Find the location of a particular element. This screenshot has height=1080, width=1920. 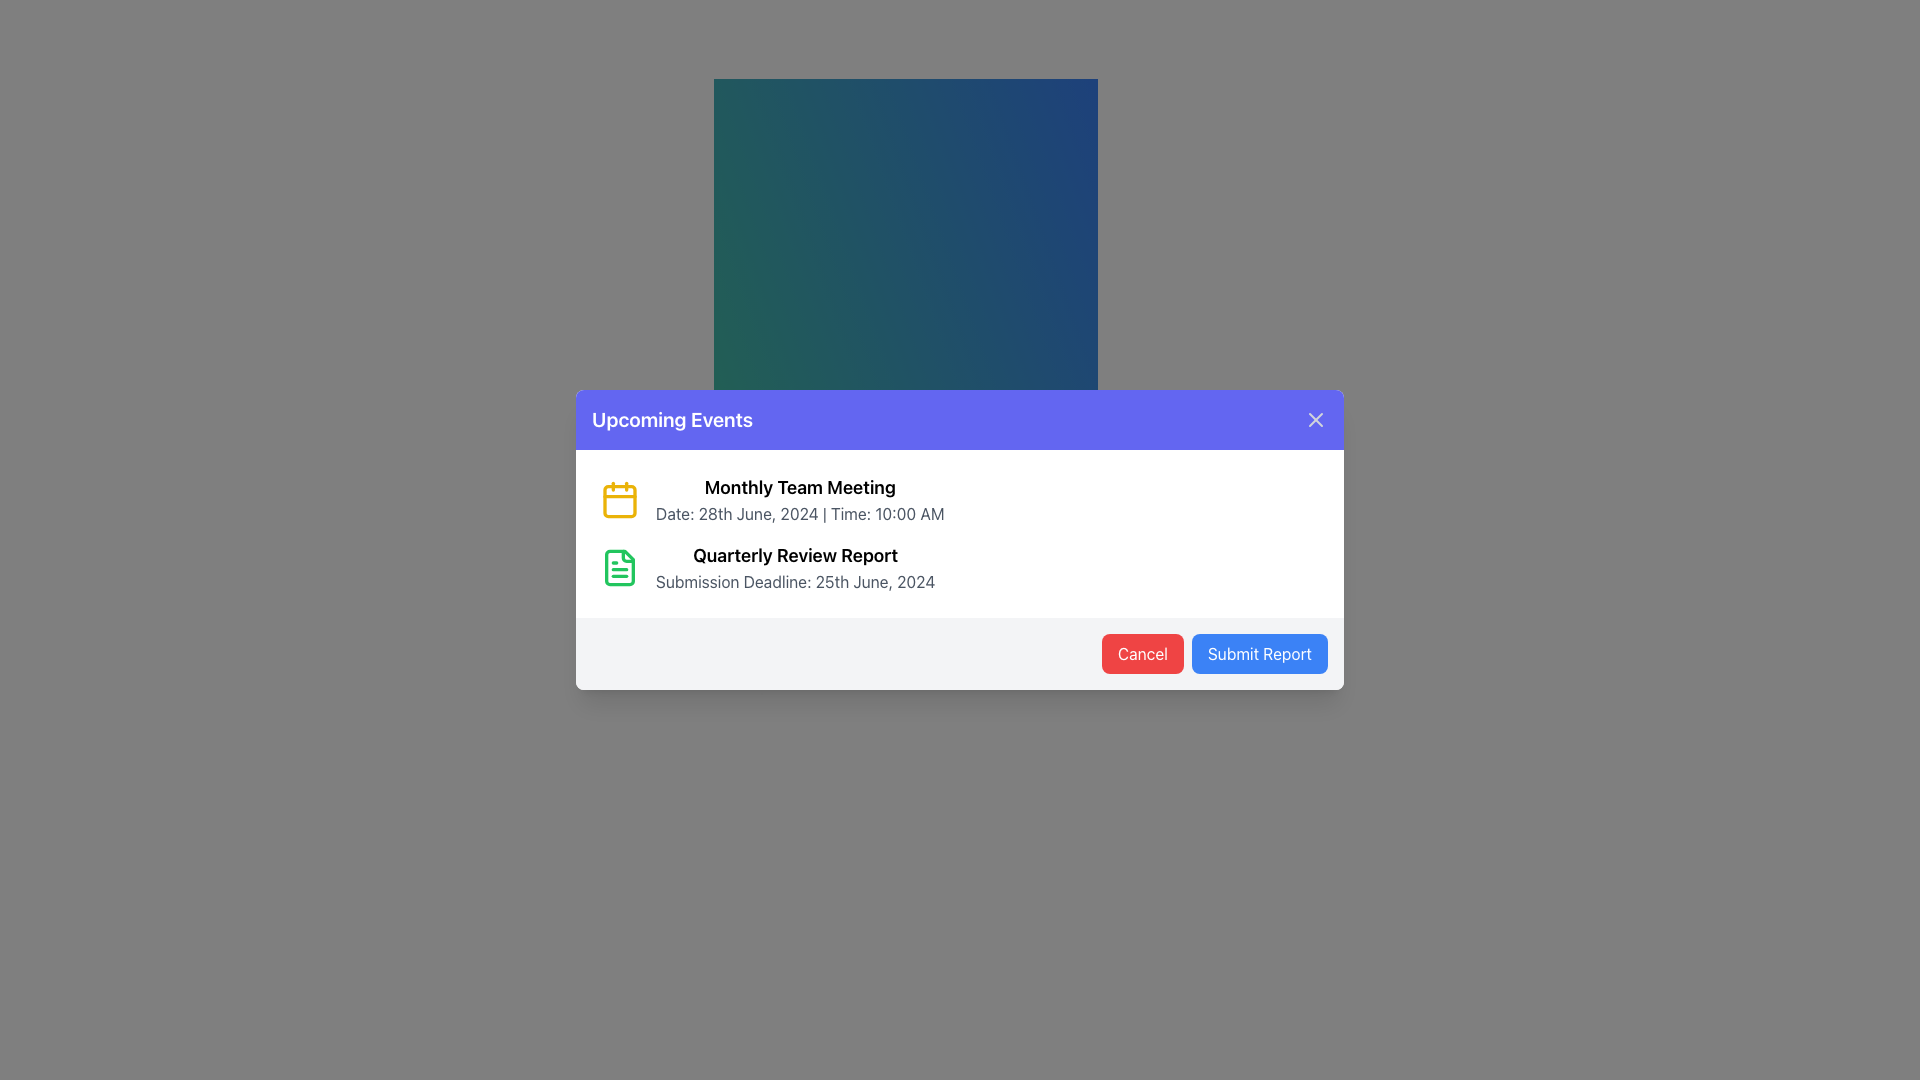

the white background of the yellow calendar icon located to the left of the text 'Monthly Team Meeting' in the 'Upcoming Events' section is located at coordinates (618, 500).